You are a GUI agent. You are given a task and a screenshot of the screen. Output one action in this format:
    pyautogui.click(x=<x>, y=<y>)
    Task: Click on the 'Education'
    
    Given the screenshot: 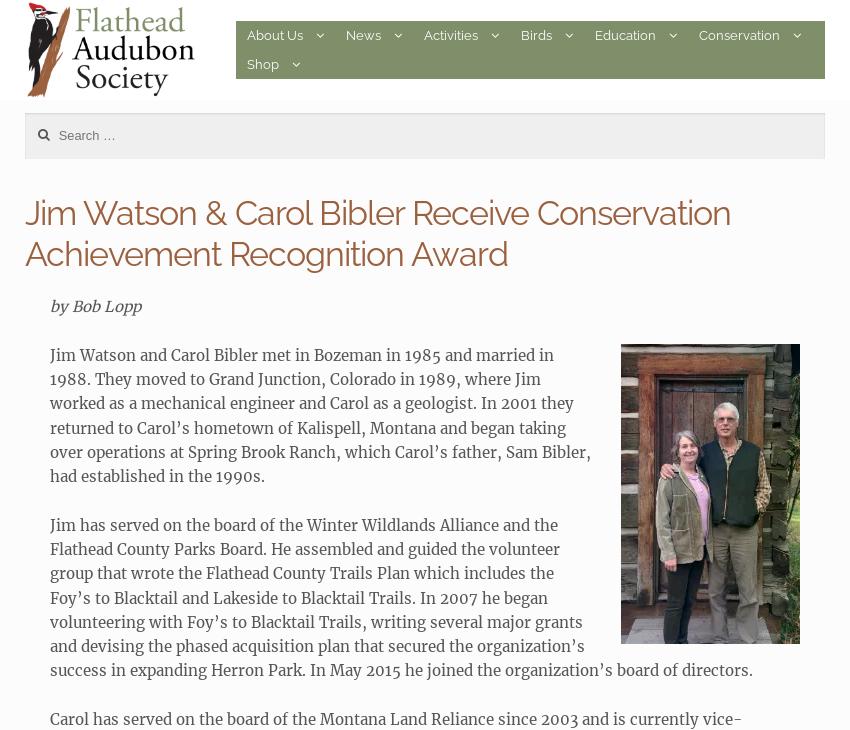 What is the action you would take?
    pyautogui.click(x=595, y=34)
    